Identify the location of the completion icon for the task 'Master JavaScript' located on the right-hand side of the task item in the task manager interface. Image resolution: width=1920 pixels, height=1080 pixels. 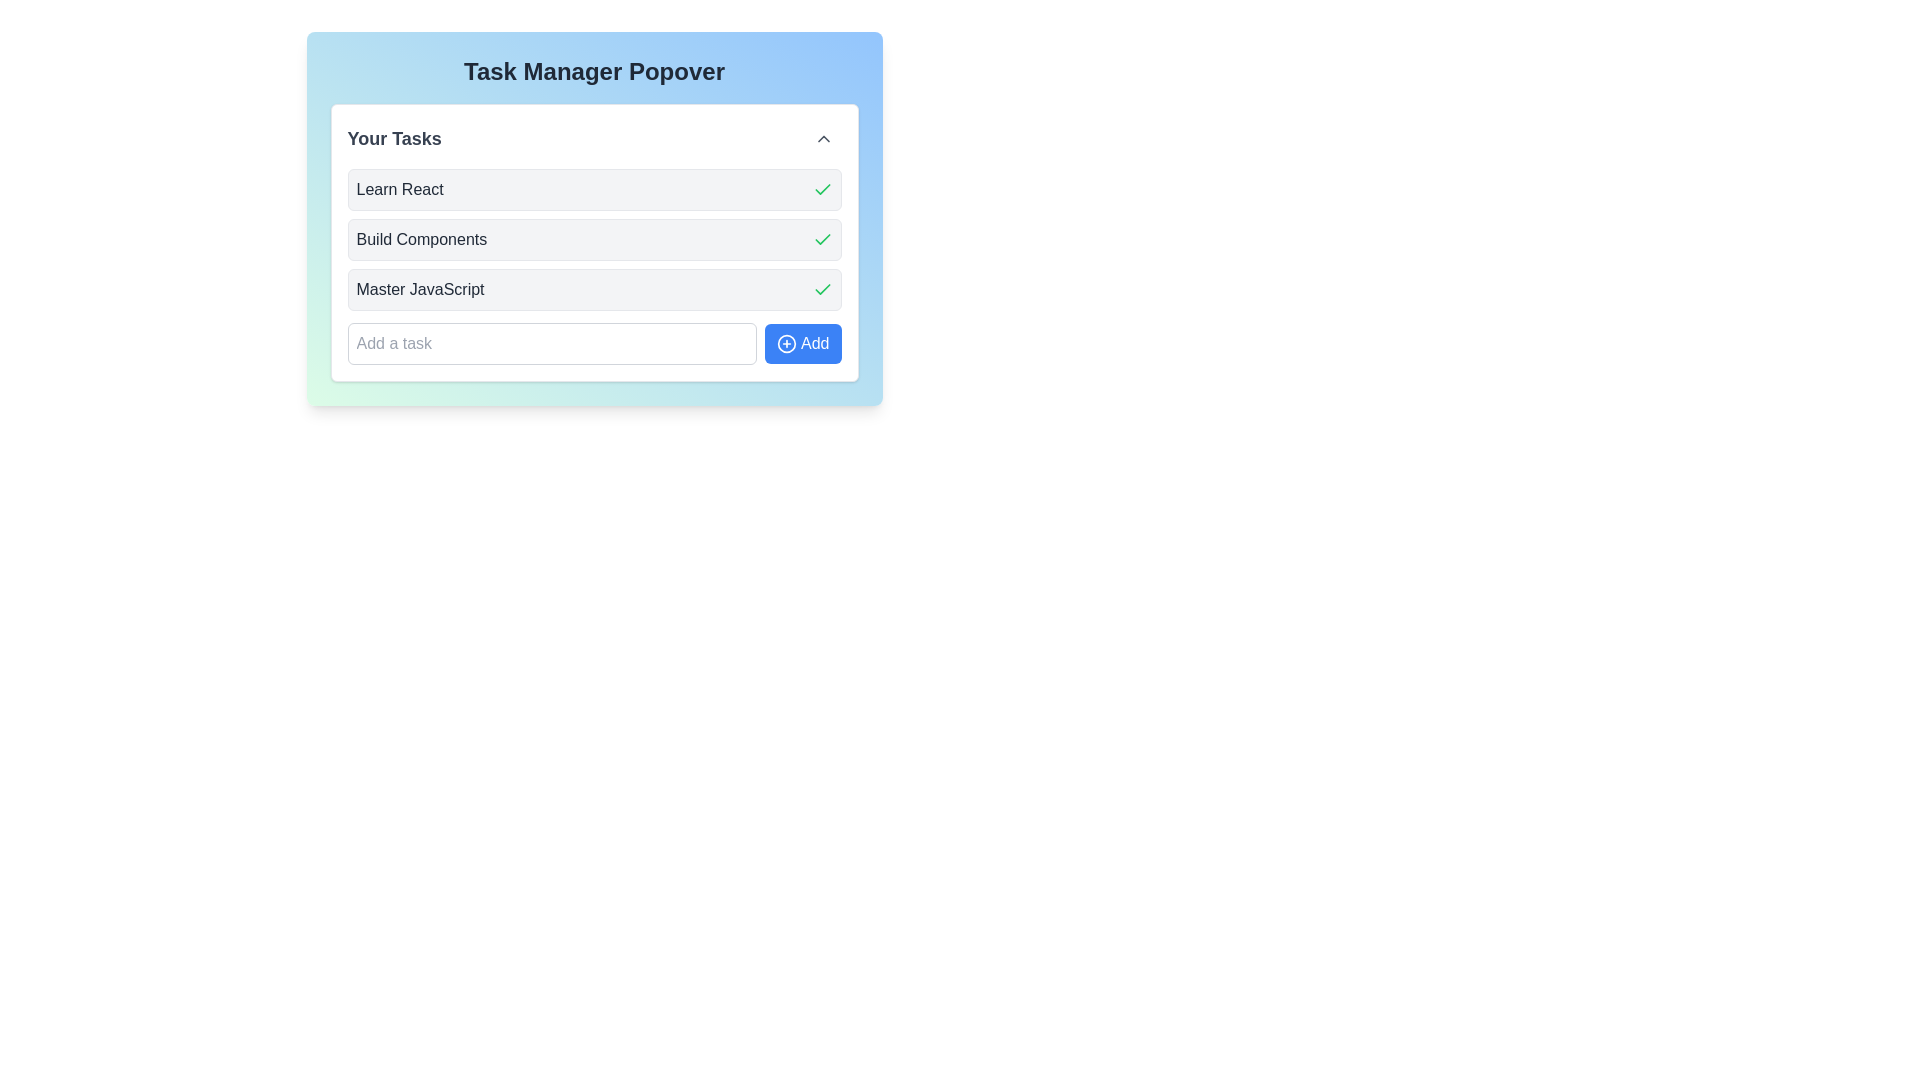
(822, 189).